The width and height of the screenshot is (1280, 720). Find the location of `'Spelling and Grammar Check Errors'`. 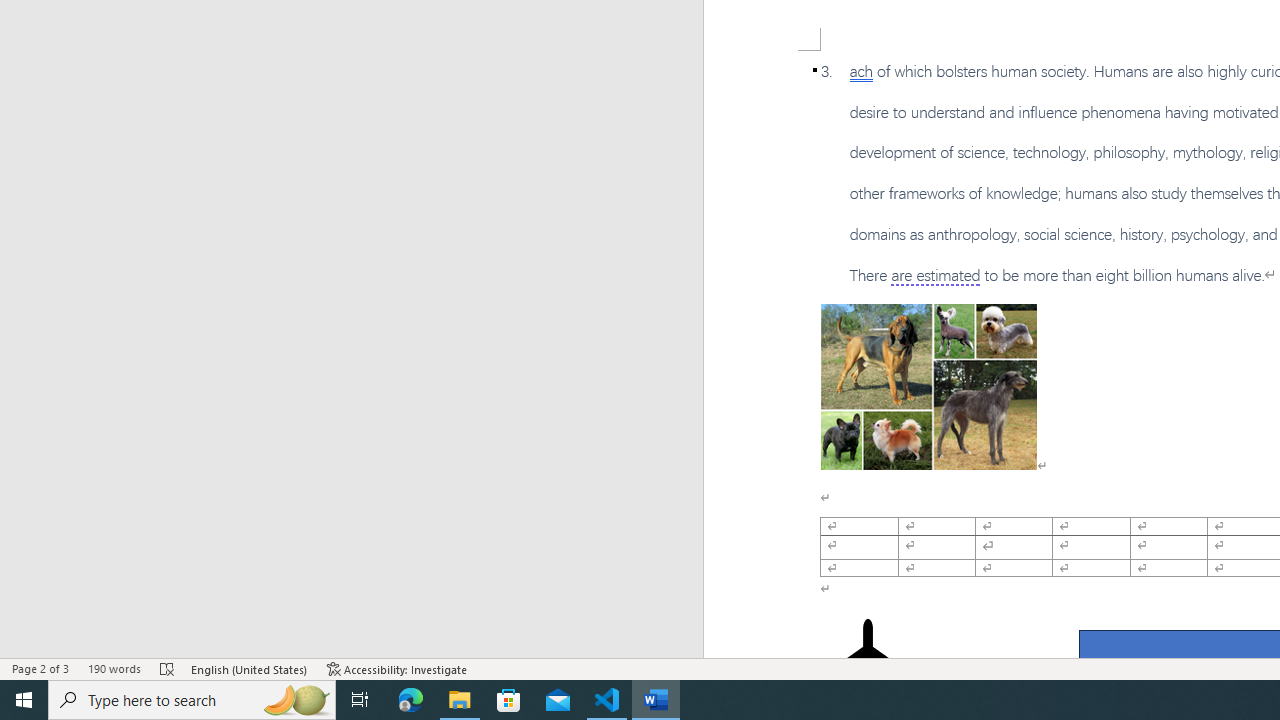

'Spelling and Grammar Check Errors' is located at coordinates (168, 669).